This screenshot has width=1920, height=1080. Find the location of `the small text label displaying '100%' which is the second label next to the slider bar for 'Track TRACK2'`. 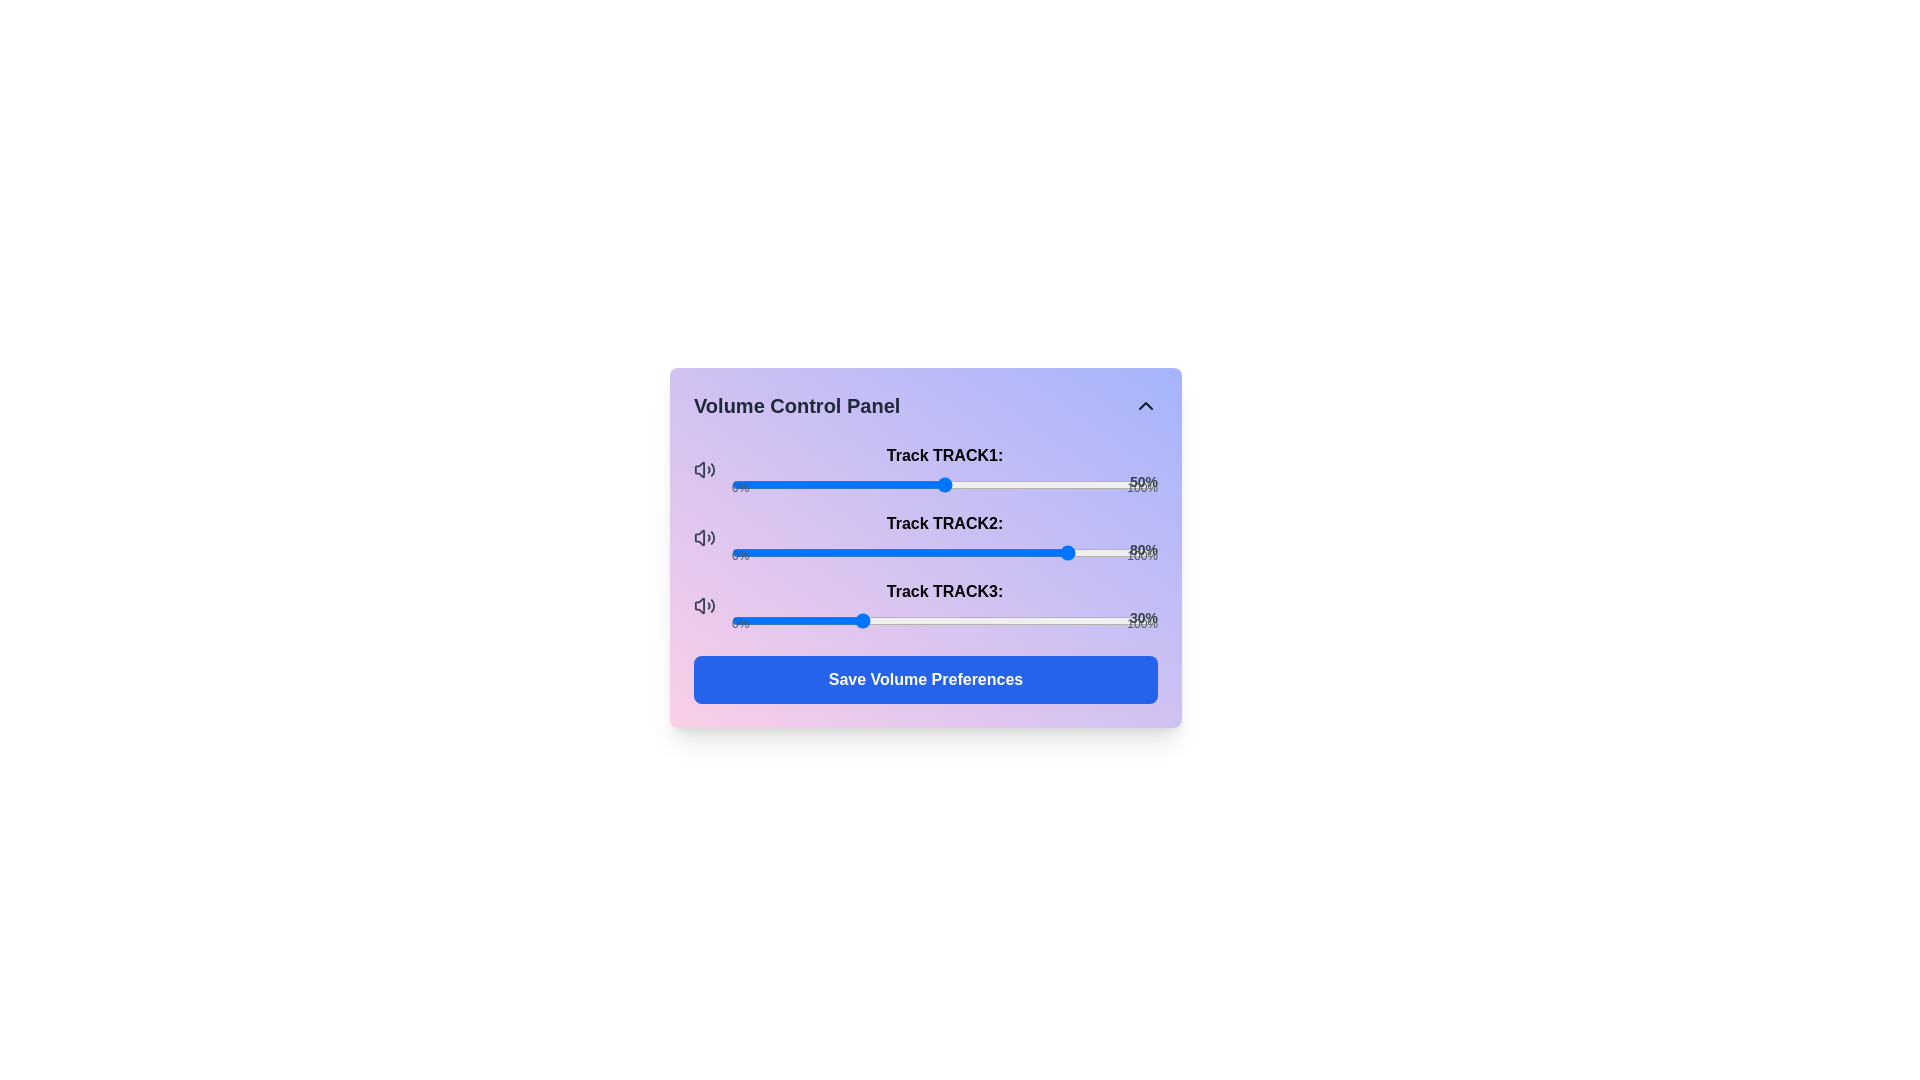

the small text label displaying '100%' which is the second label next to the slider bar for 'Track TRACK2' is located at coordinates (1142, 555).